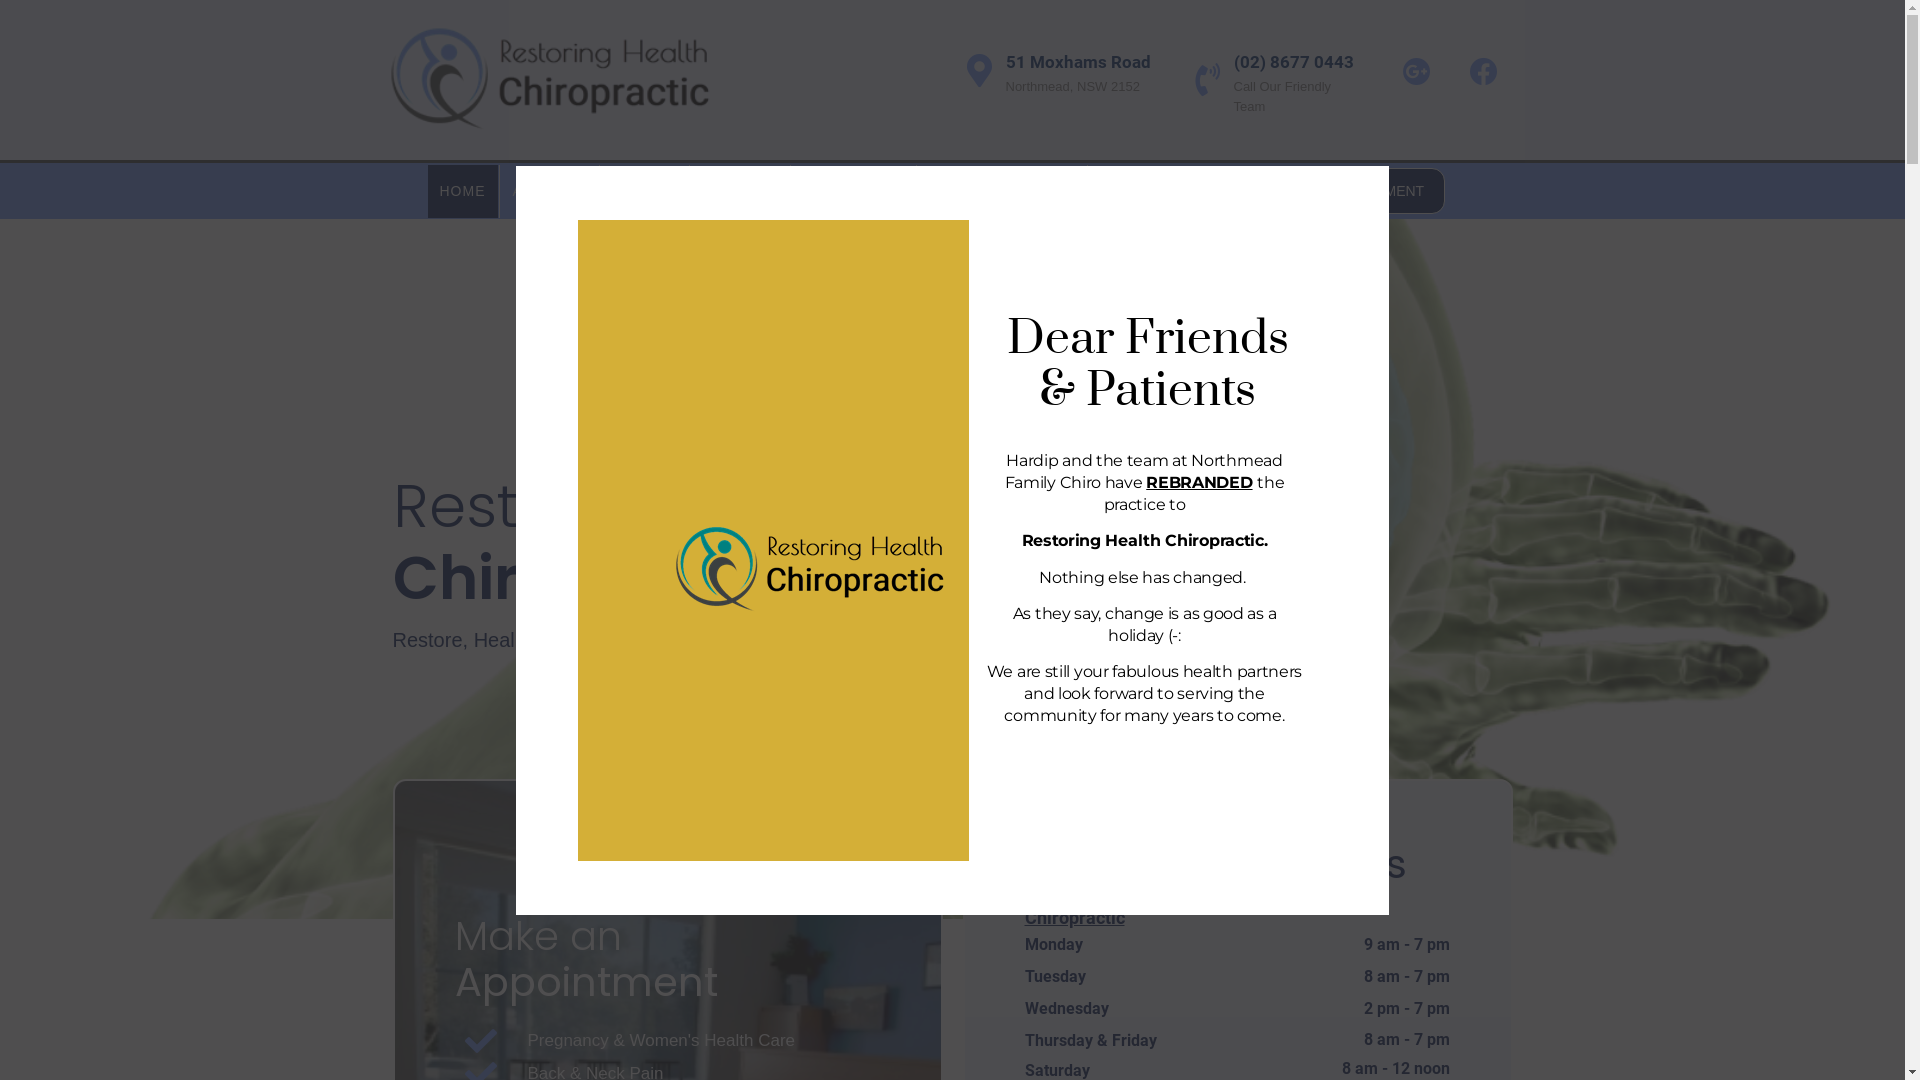 This screenshot has height=1080, width=1920. What do you see at coordinates (1137, 190) in the screenshot?
I see `'CONTACT'` at bounding box center [1137, 190].